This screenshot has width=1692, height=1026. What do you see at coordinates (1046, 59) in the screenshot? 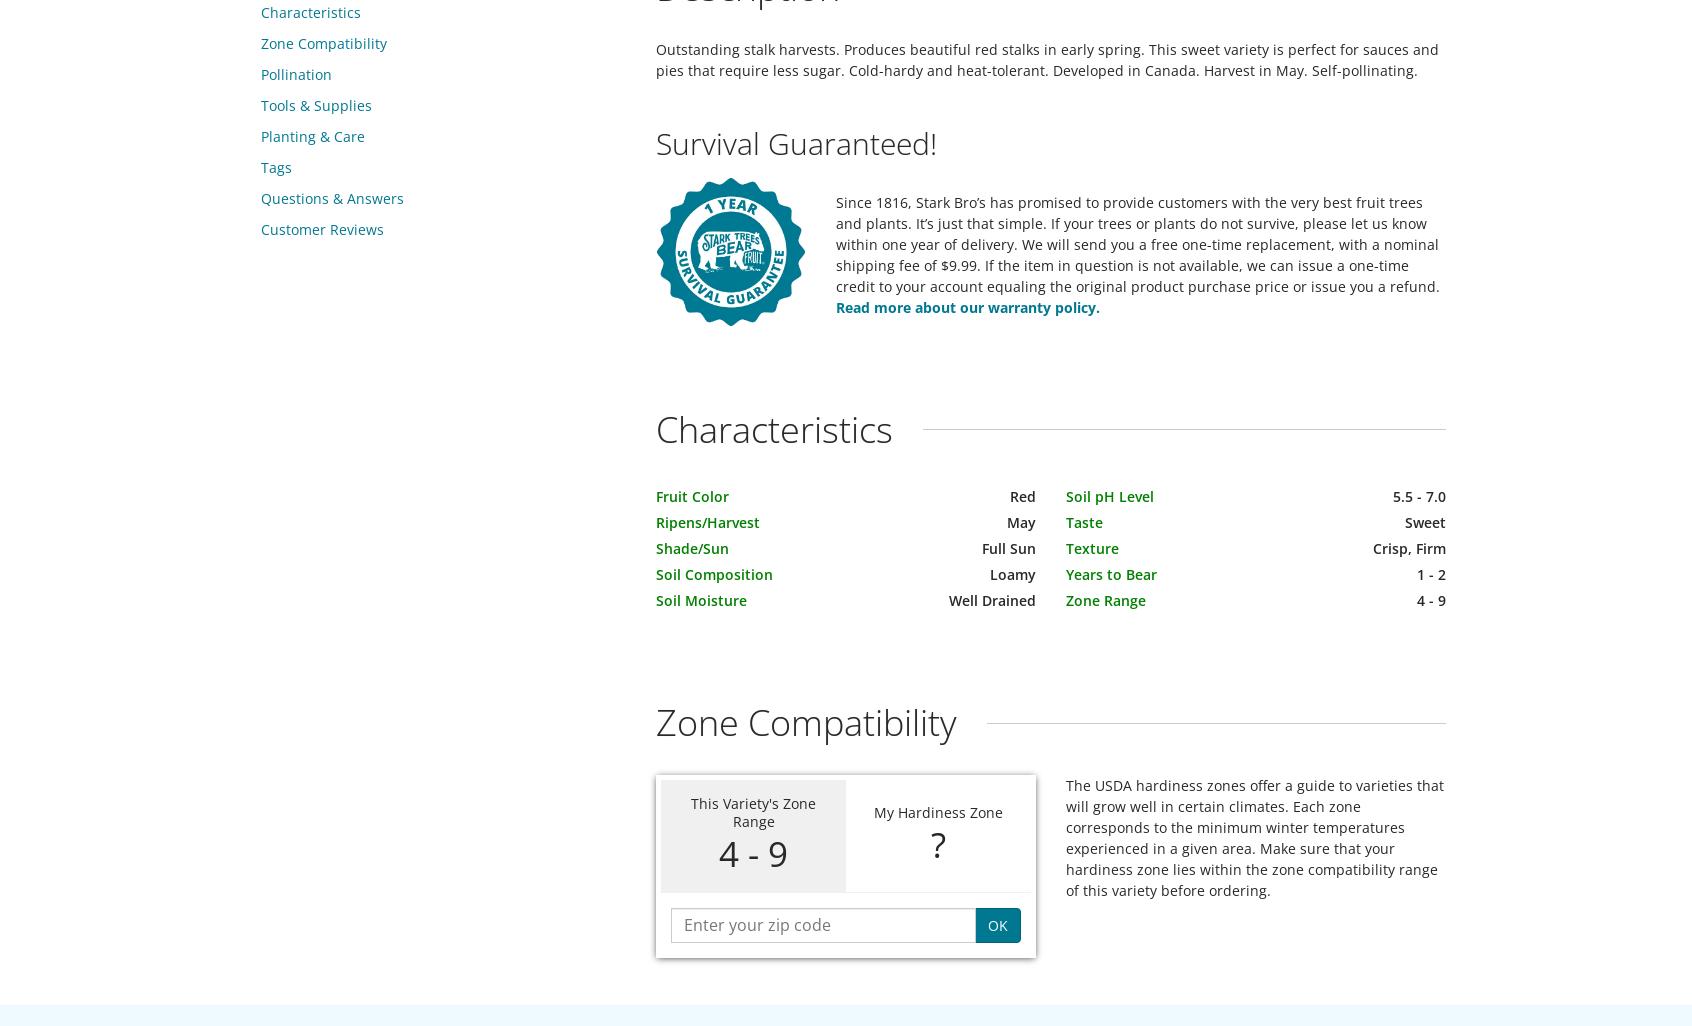
I see `'Outstanding stalk harvests. Produces beautiful red stalks in early spring. This sweet variety is perfect for sauces and pies that require less sugar. Cold-hardy and heat-tolerant. Developed in Canada. Harvest in May. Self-pollinating.'` at bounding box center [1046, 59].